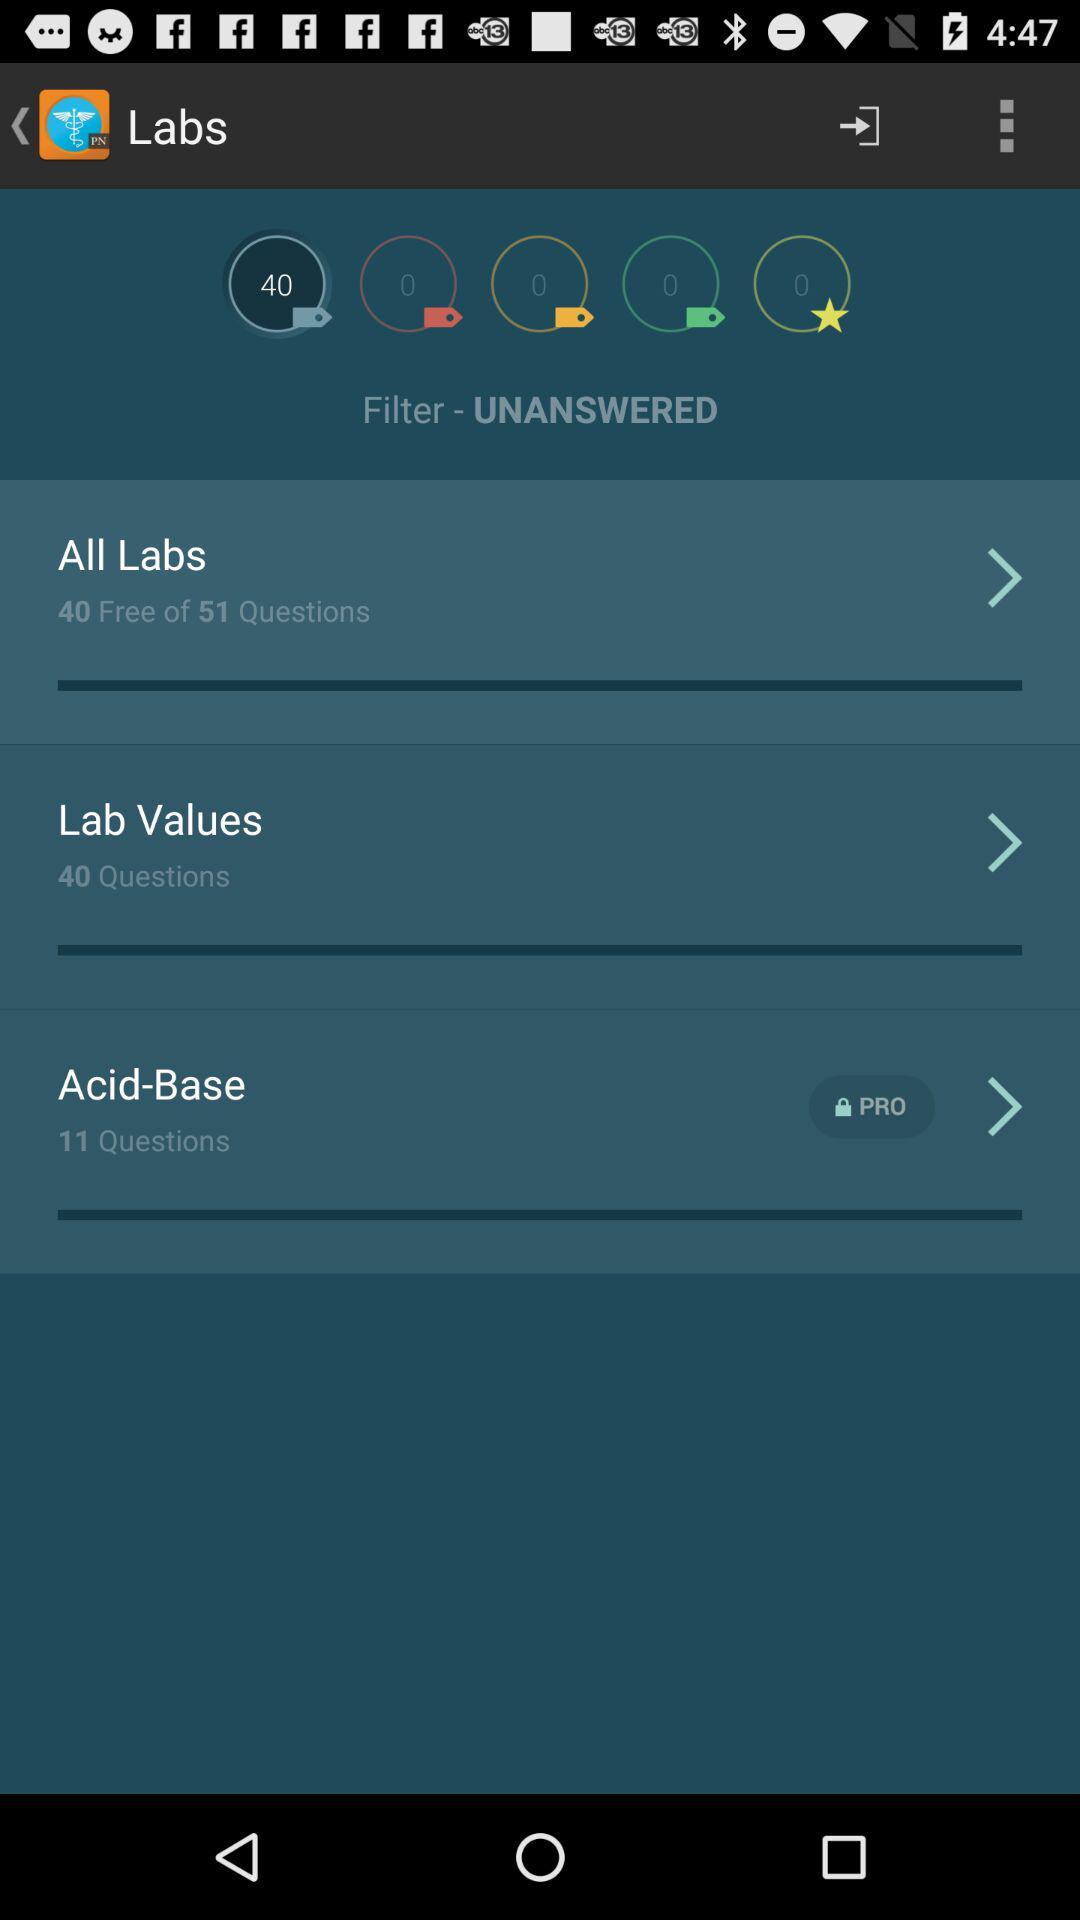  What do you see at coordinates (871, 1106) in the screenshot?
I see `unlock pro edition` at bounding box center [871, 1106].